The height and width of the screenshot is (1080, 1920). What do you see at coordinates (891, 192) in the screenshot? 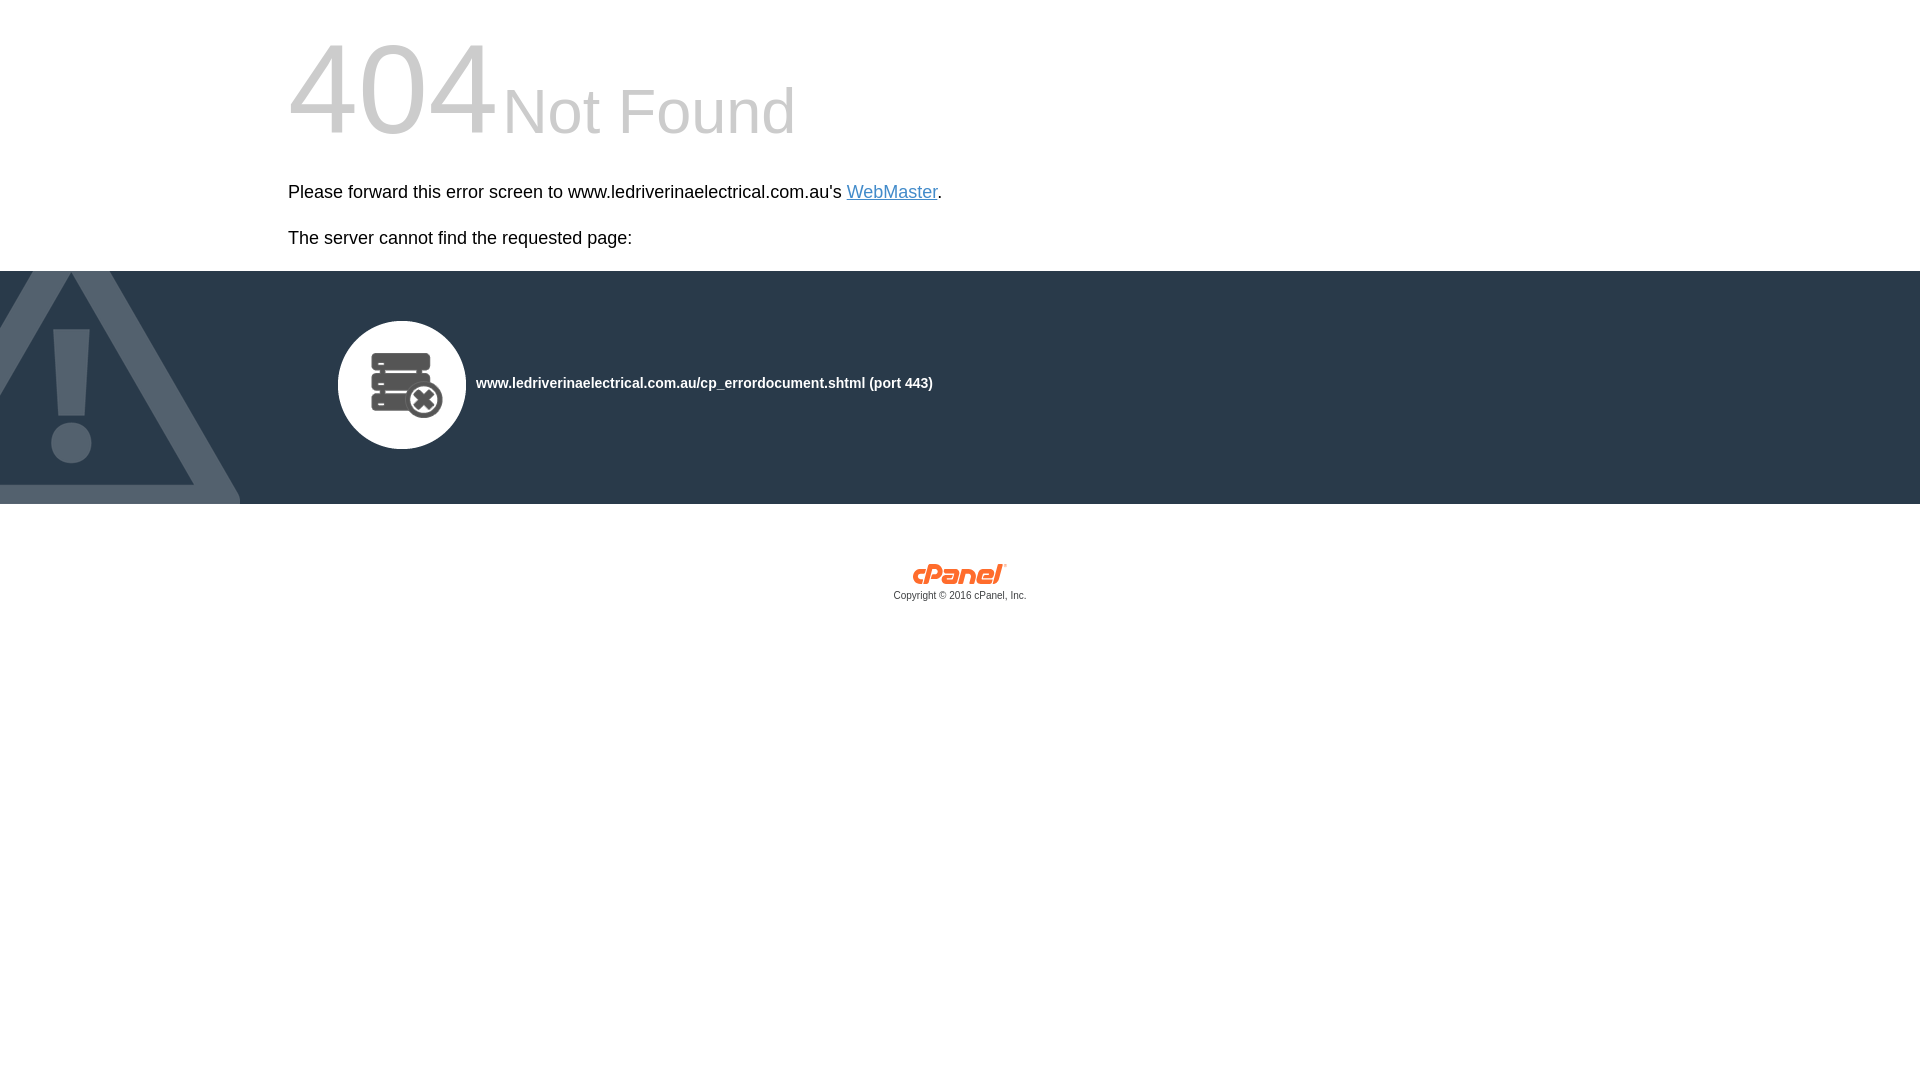
I see `'WebMaster'` at bounding box center [891, 192].